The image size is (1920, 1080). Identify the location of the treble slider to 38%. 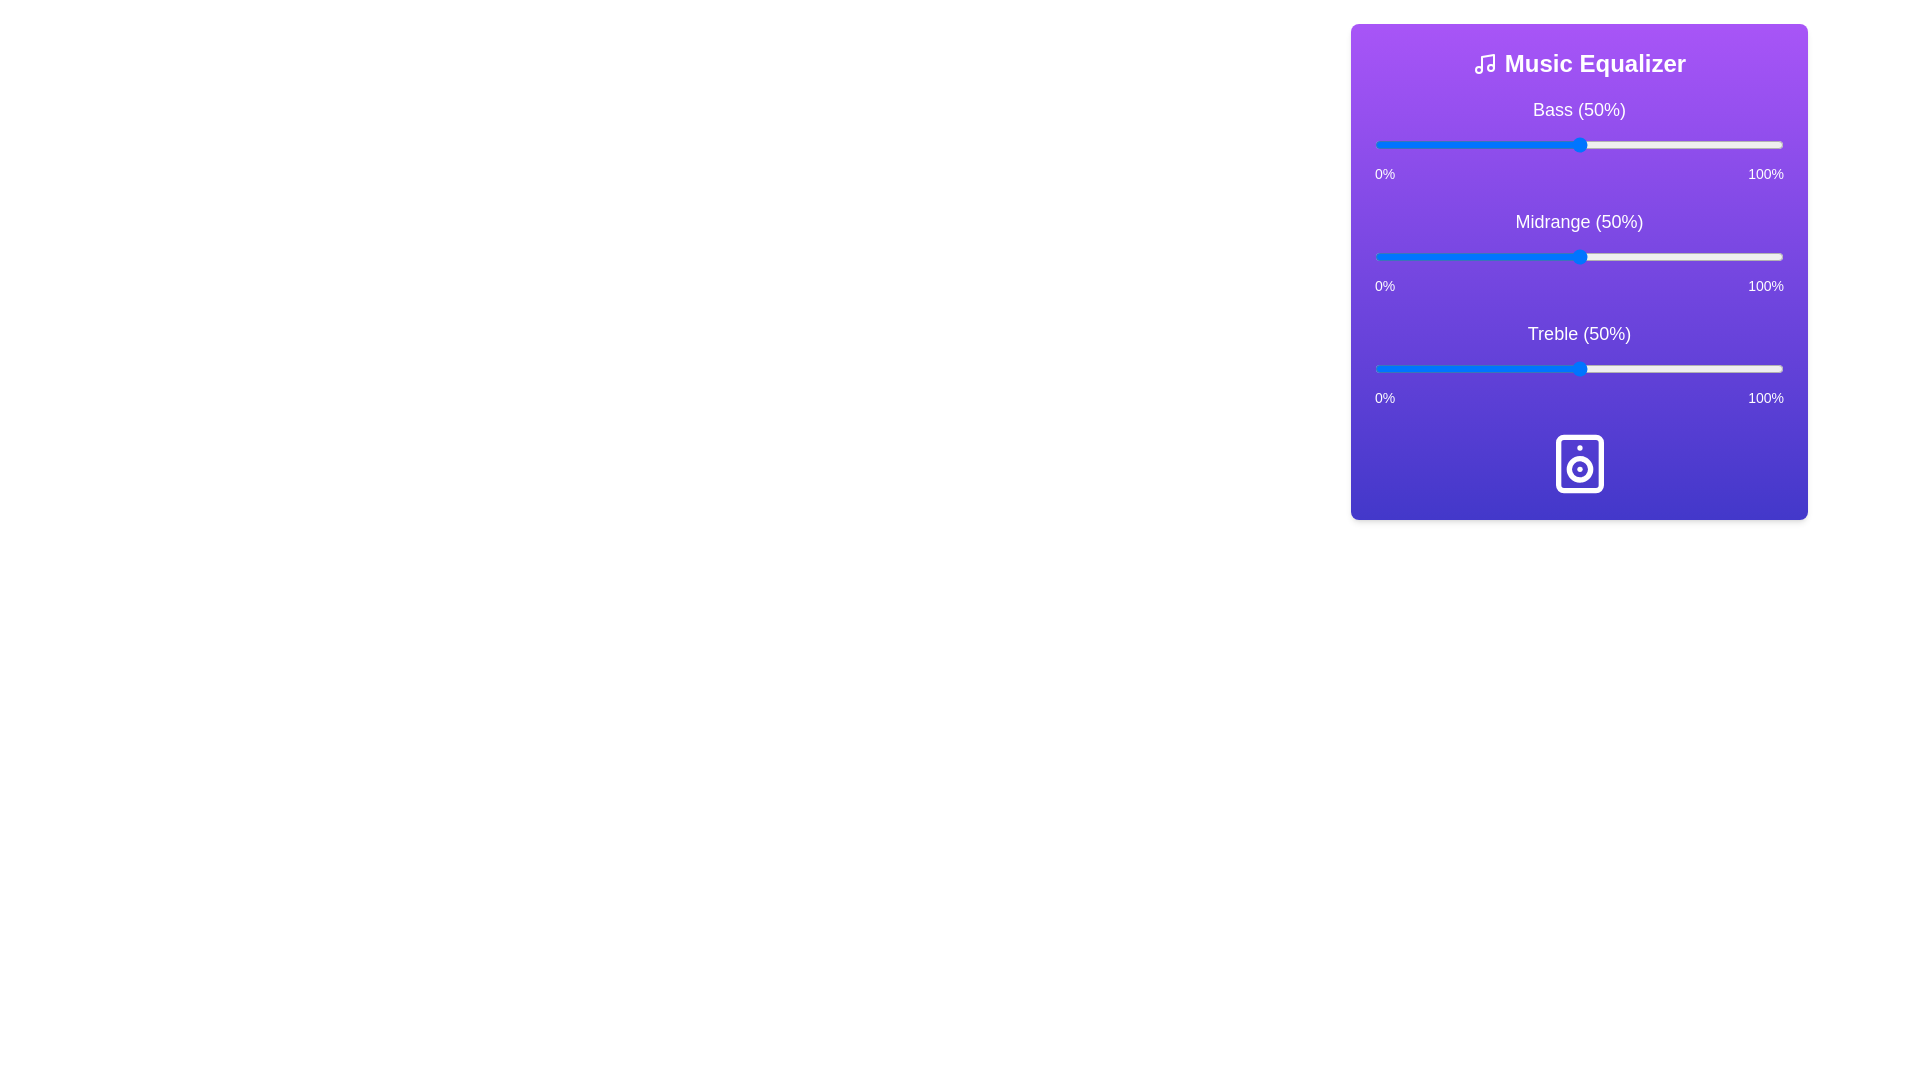
(1529, 369).